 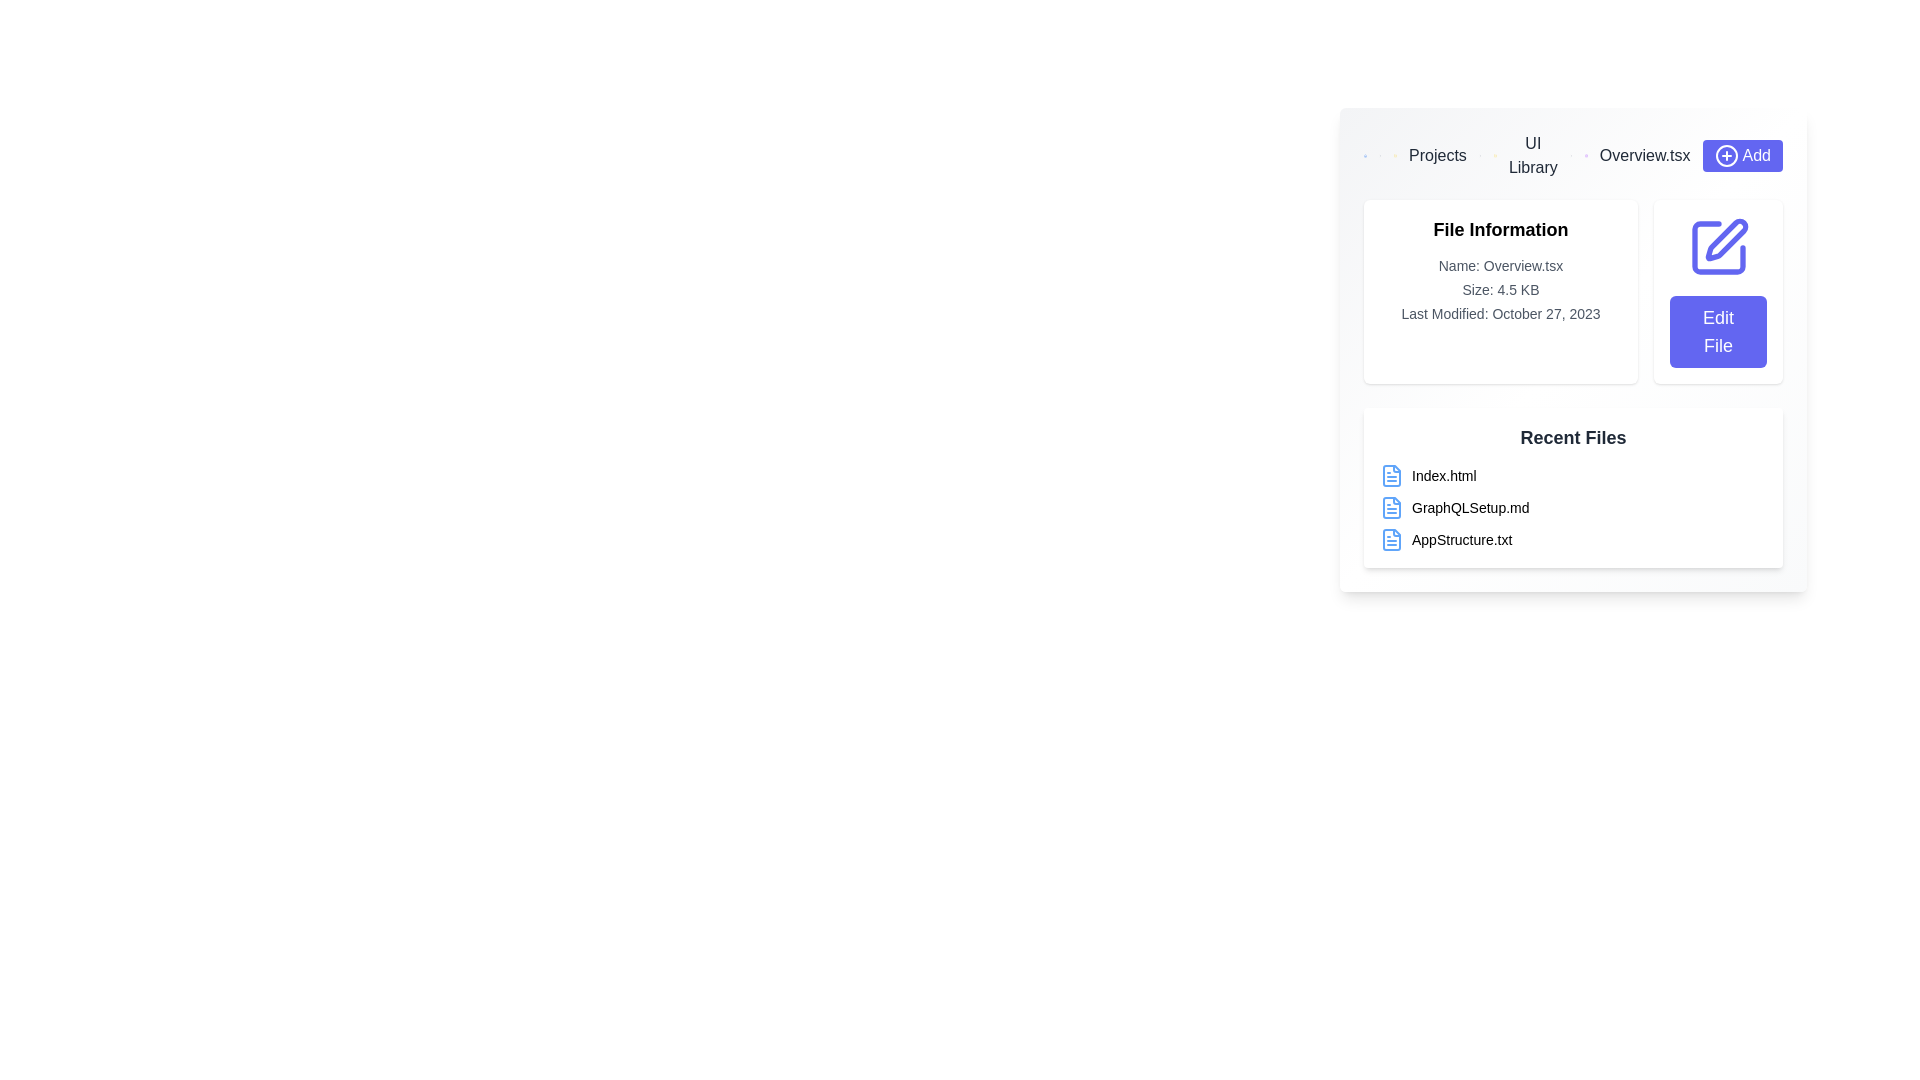 What do you see at coordinates (1391, 475) in the screenshot?
I see `the SVG icon representing a document with lines, styled in blue, located to the left of the file name 'Index.html' in the 'Recent Files' section to possibly view additional information` at bounding box center [1391, 475].